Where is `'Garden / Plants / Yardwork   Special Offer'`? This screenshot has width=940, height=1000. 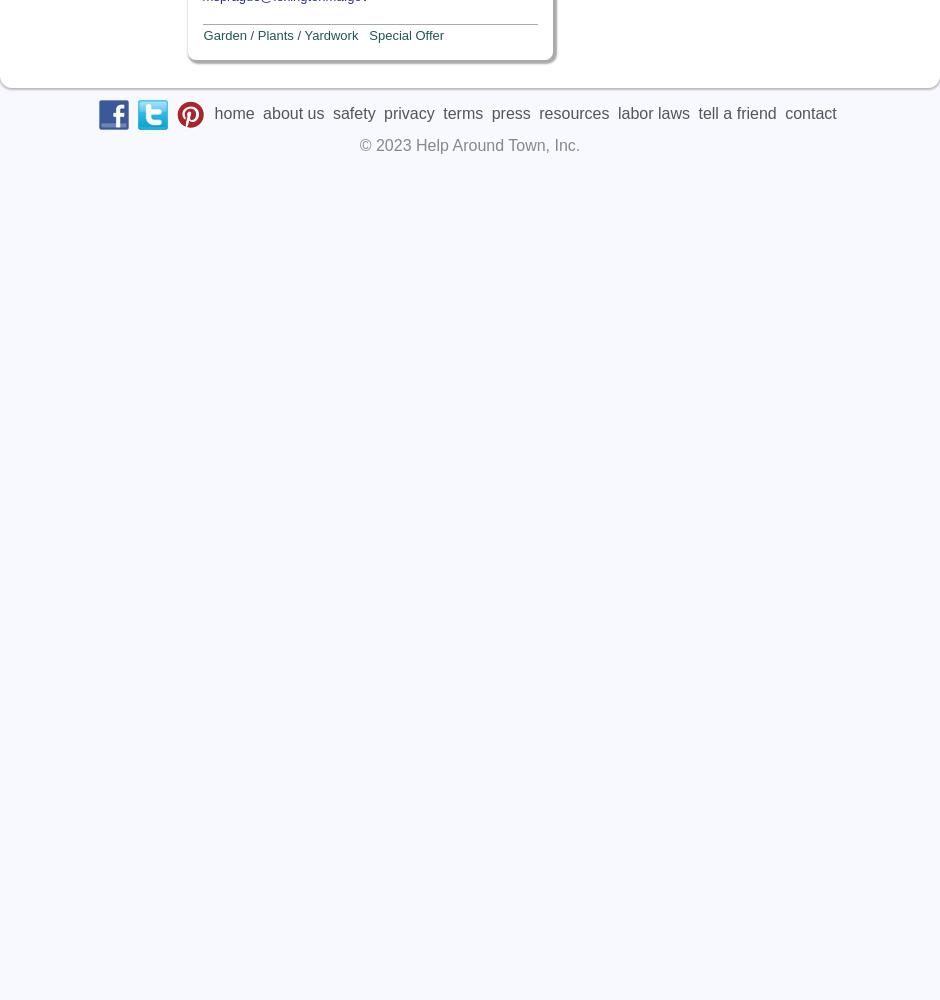 'Garden / Plants / Yardwork   Special Offer' is located at coordinates (323, 34).